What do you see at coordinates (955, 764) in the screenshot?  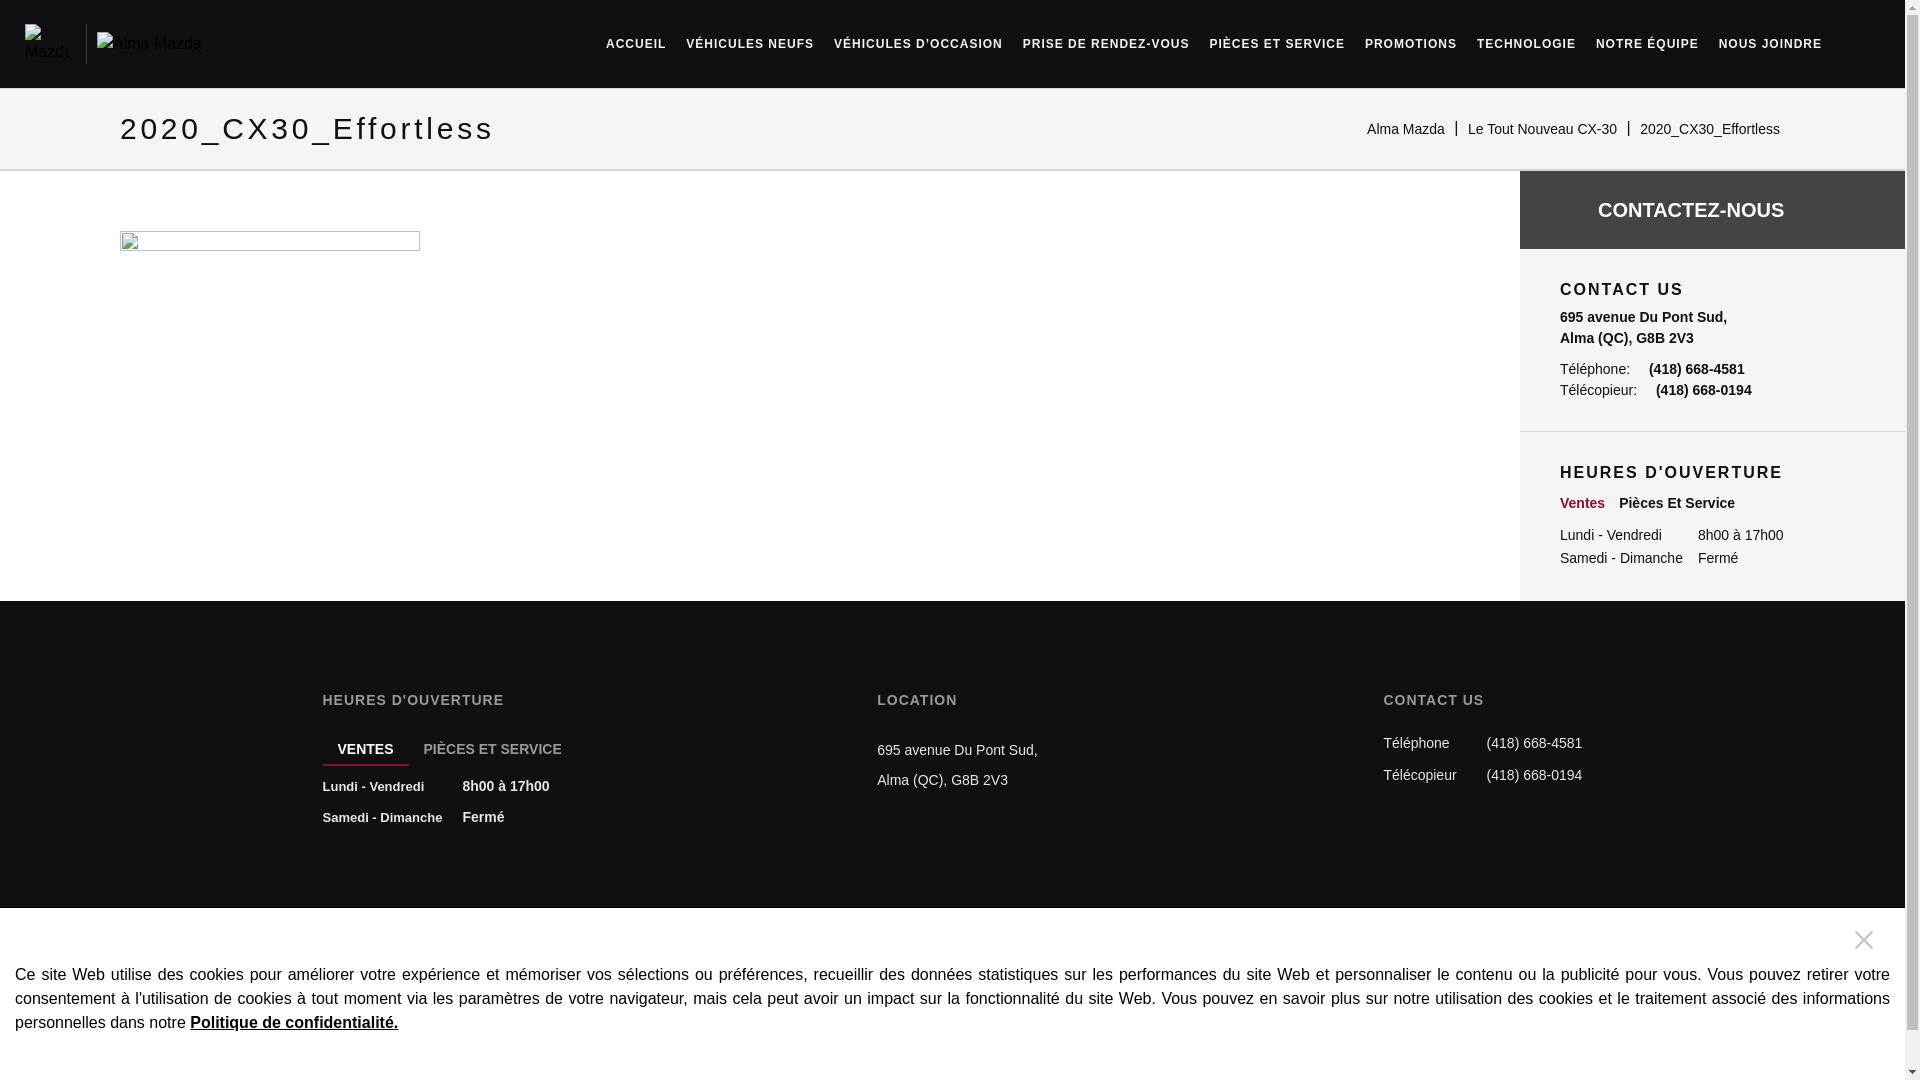 I see `'695 avenue Du Pont Sud,` at bounding box center [955, 764].